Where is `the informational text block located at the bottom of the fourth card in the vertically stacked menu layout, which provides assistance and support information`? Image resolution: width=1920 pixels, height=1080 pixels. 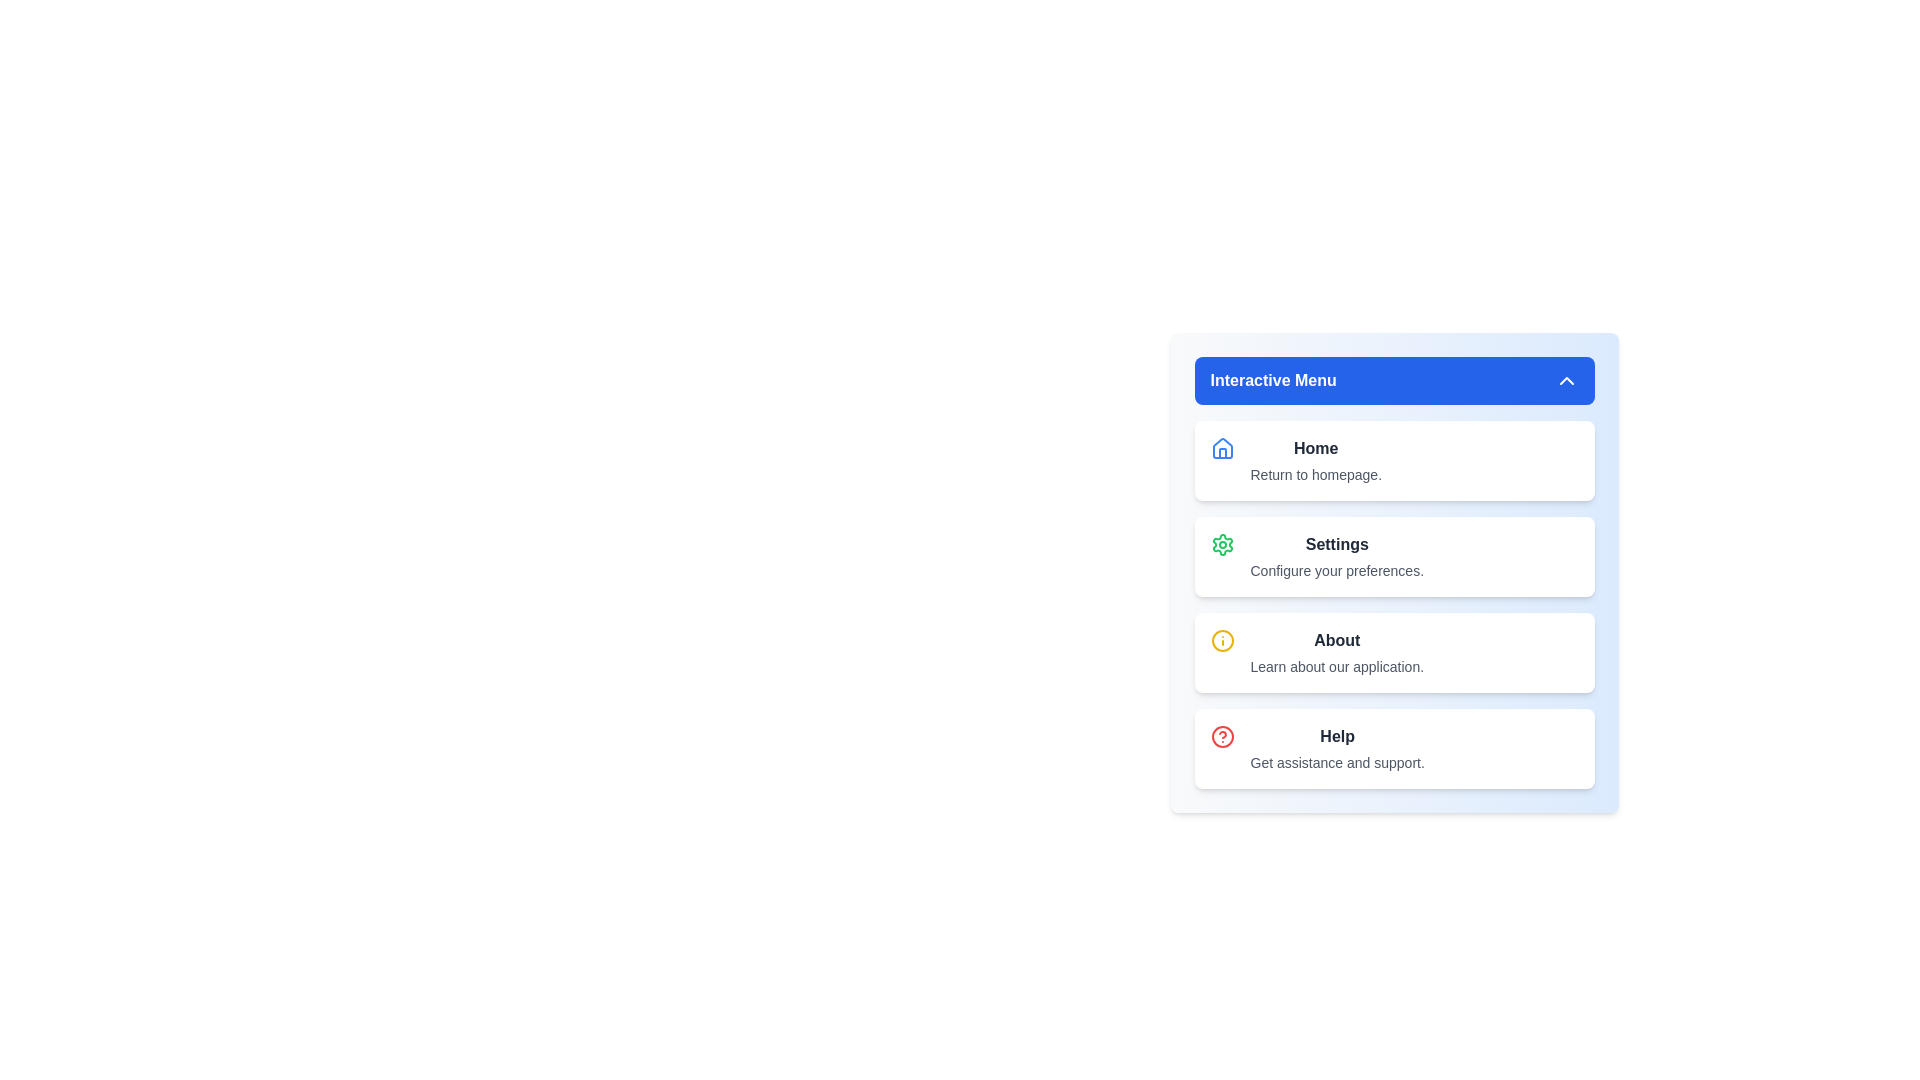
the informational text block located at the bottom of the fourth card in the vertically stacked menu layout, which provides assistance and support information is located at coordinates (1337, 748).